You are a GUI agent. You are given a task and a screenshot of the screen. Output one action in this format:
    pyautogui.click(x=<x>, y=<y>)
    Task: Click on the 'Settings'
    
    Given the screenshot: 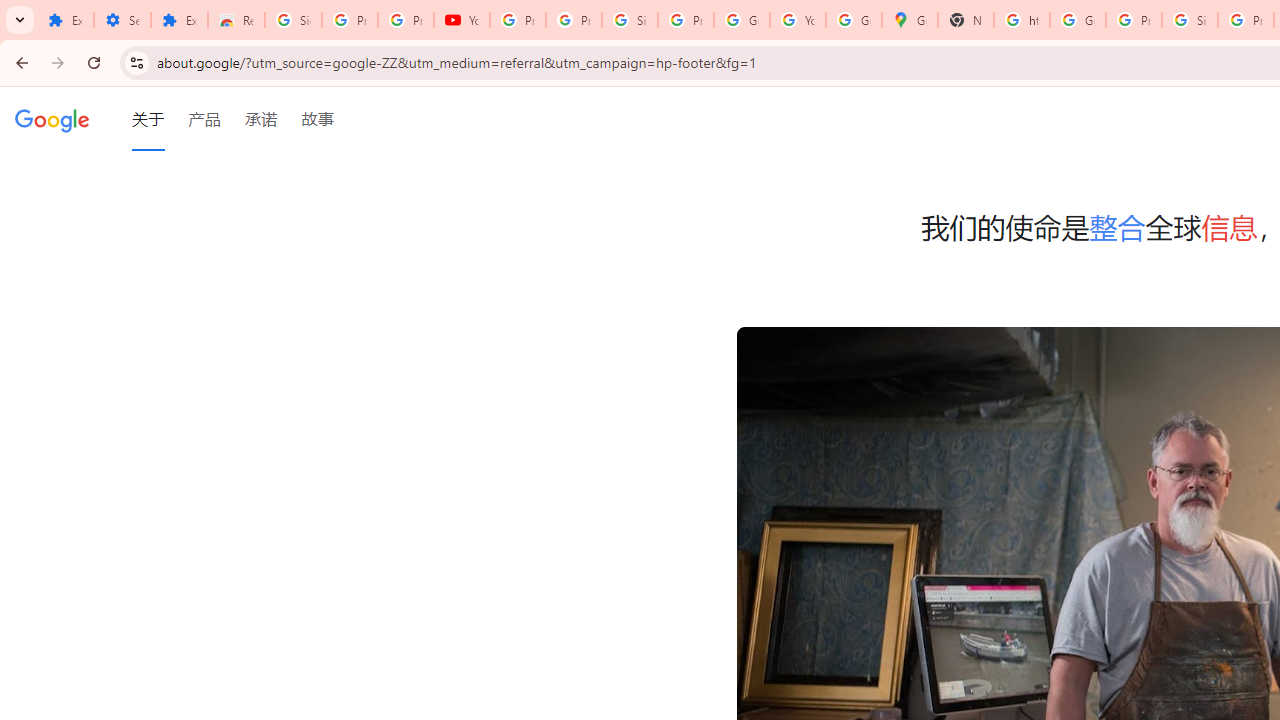 What is the action you would take?
    pyautogui.click(x=121, y=20)
    